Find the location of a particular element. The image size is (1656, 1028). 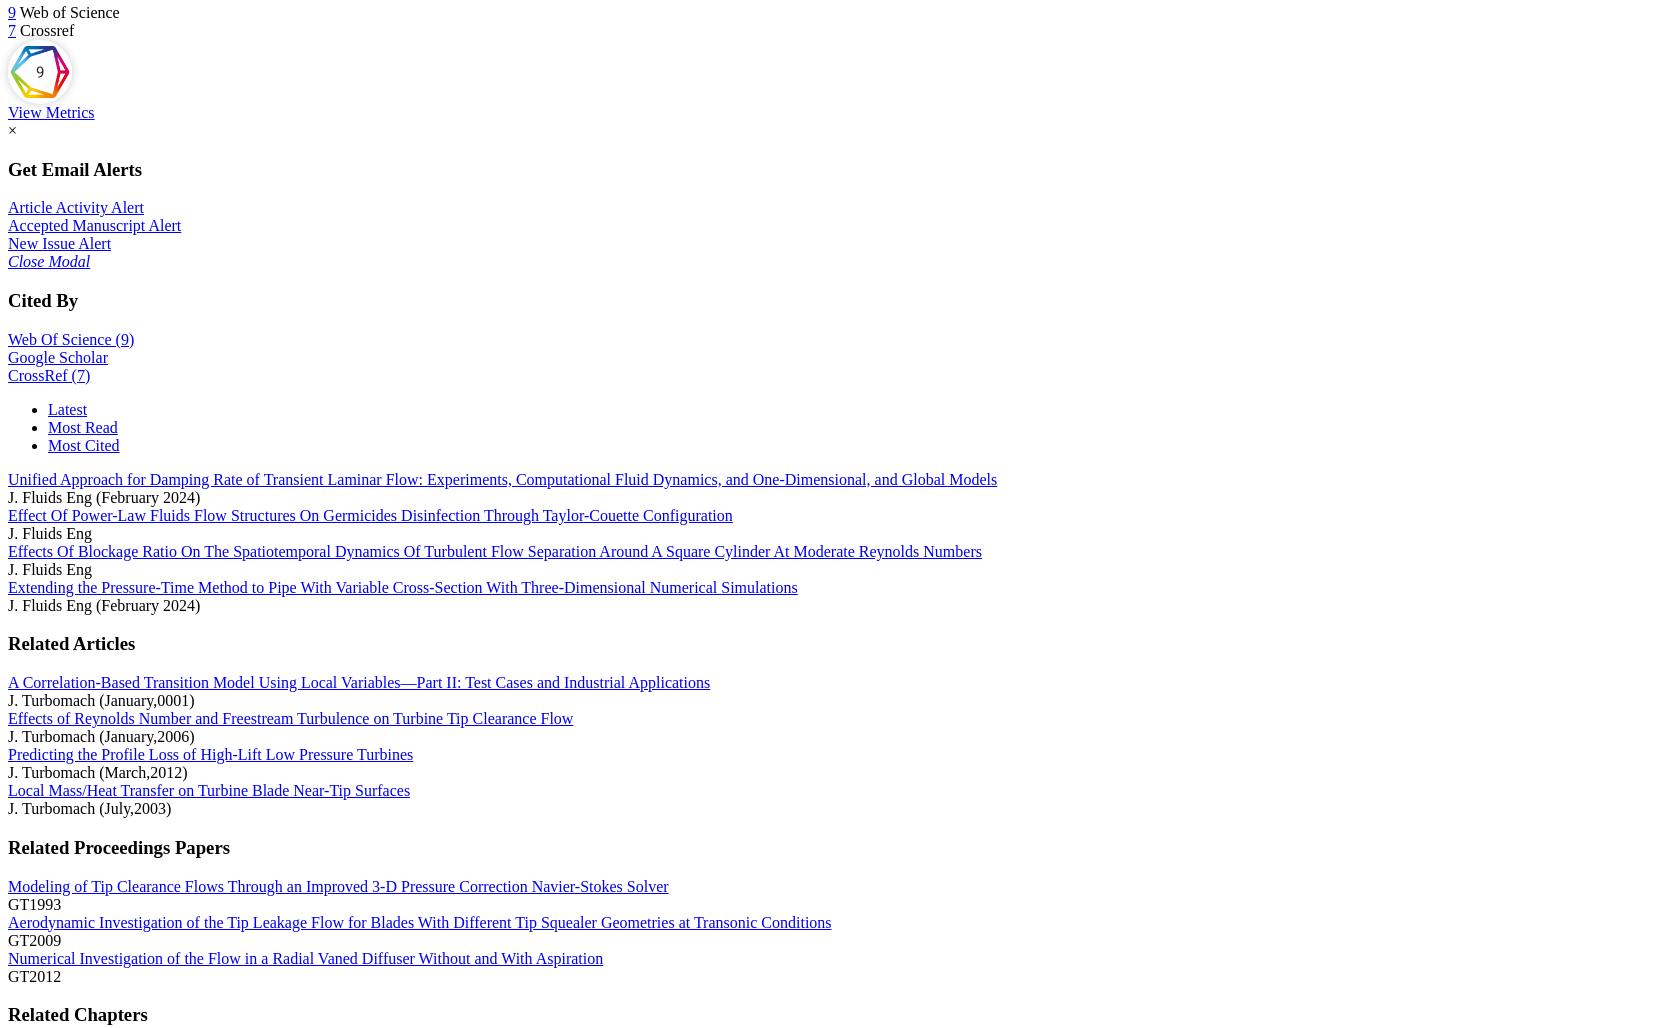

'Related Proceedings Papers' is located at coordinates (117, 845).